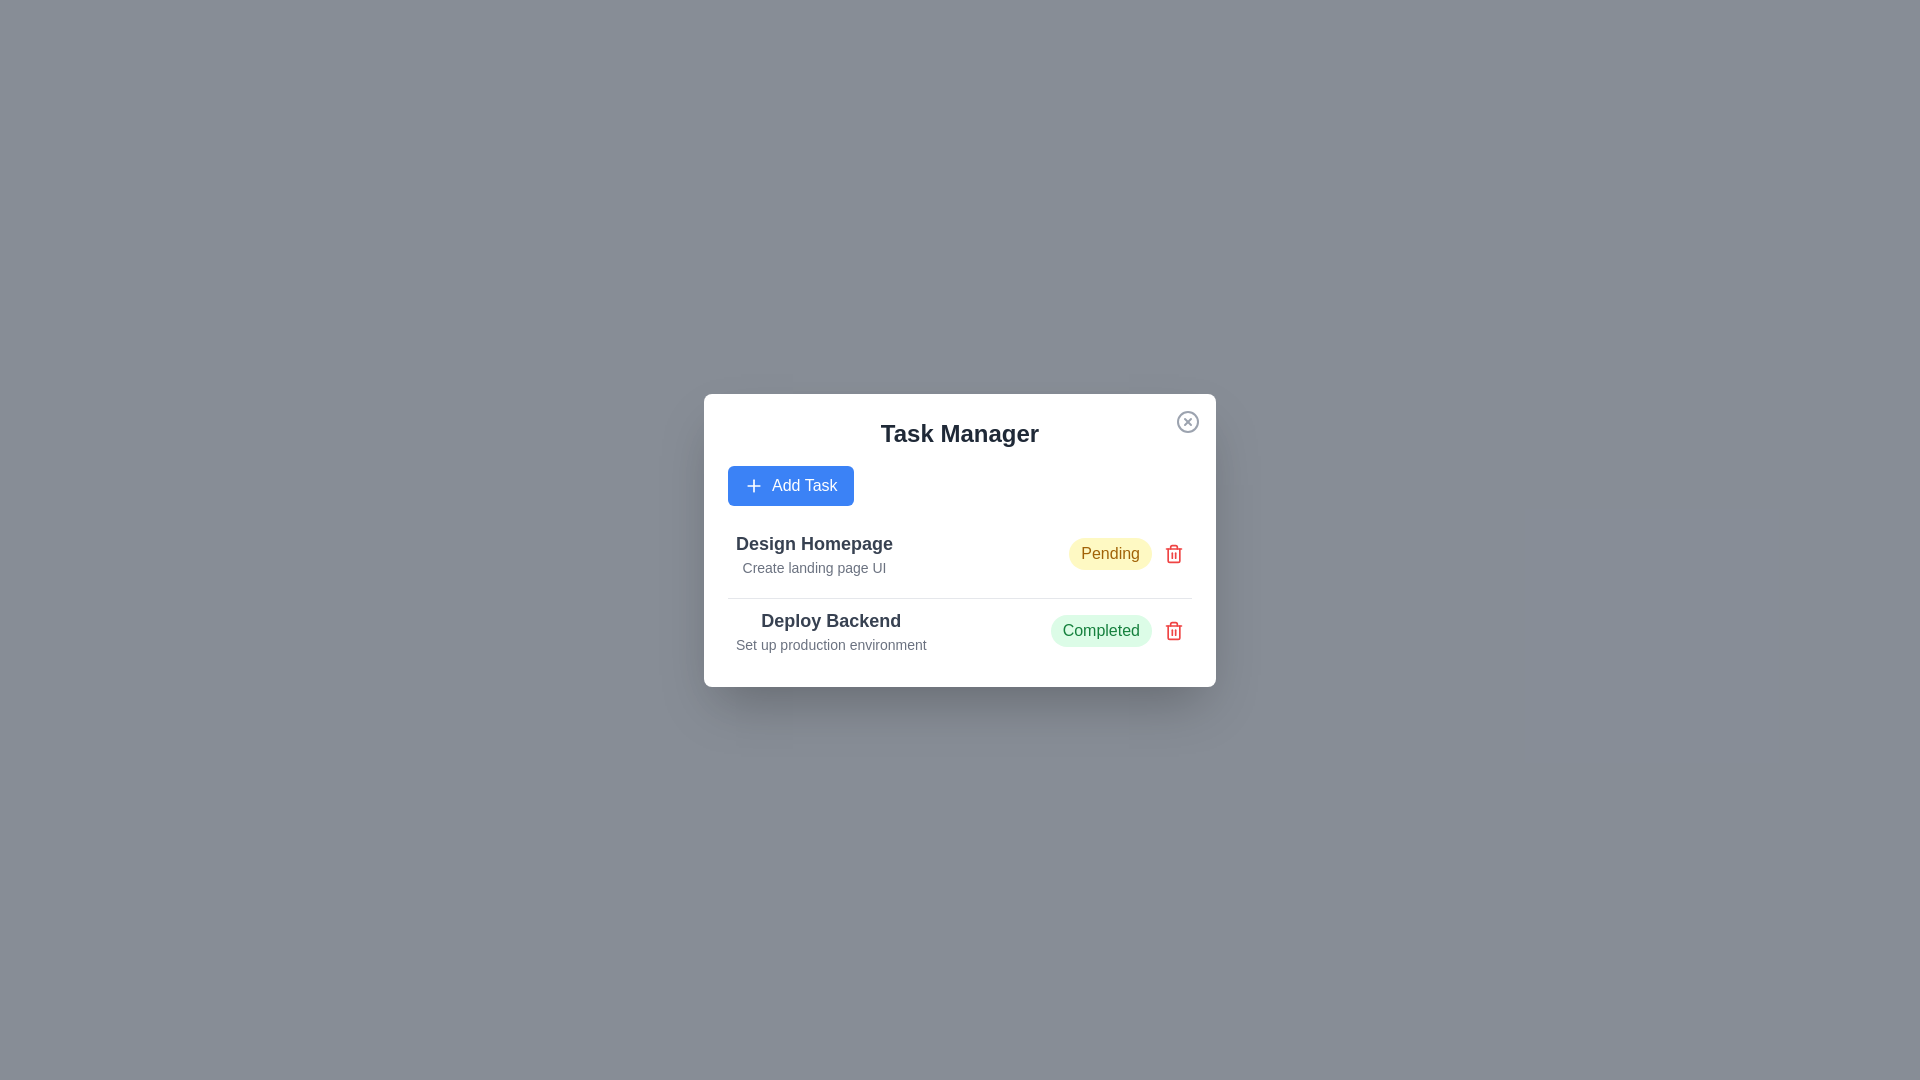  What do you see at coordinates (1188, 420) in the screenshot?
I see `the circular button with a centered 'x' icon located at the top-right corner of the modal window` at bounding box center [1188, 420].